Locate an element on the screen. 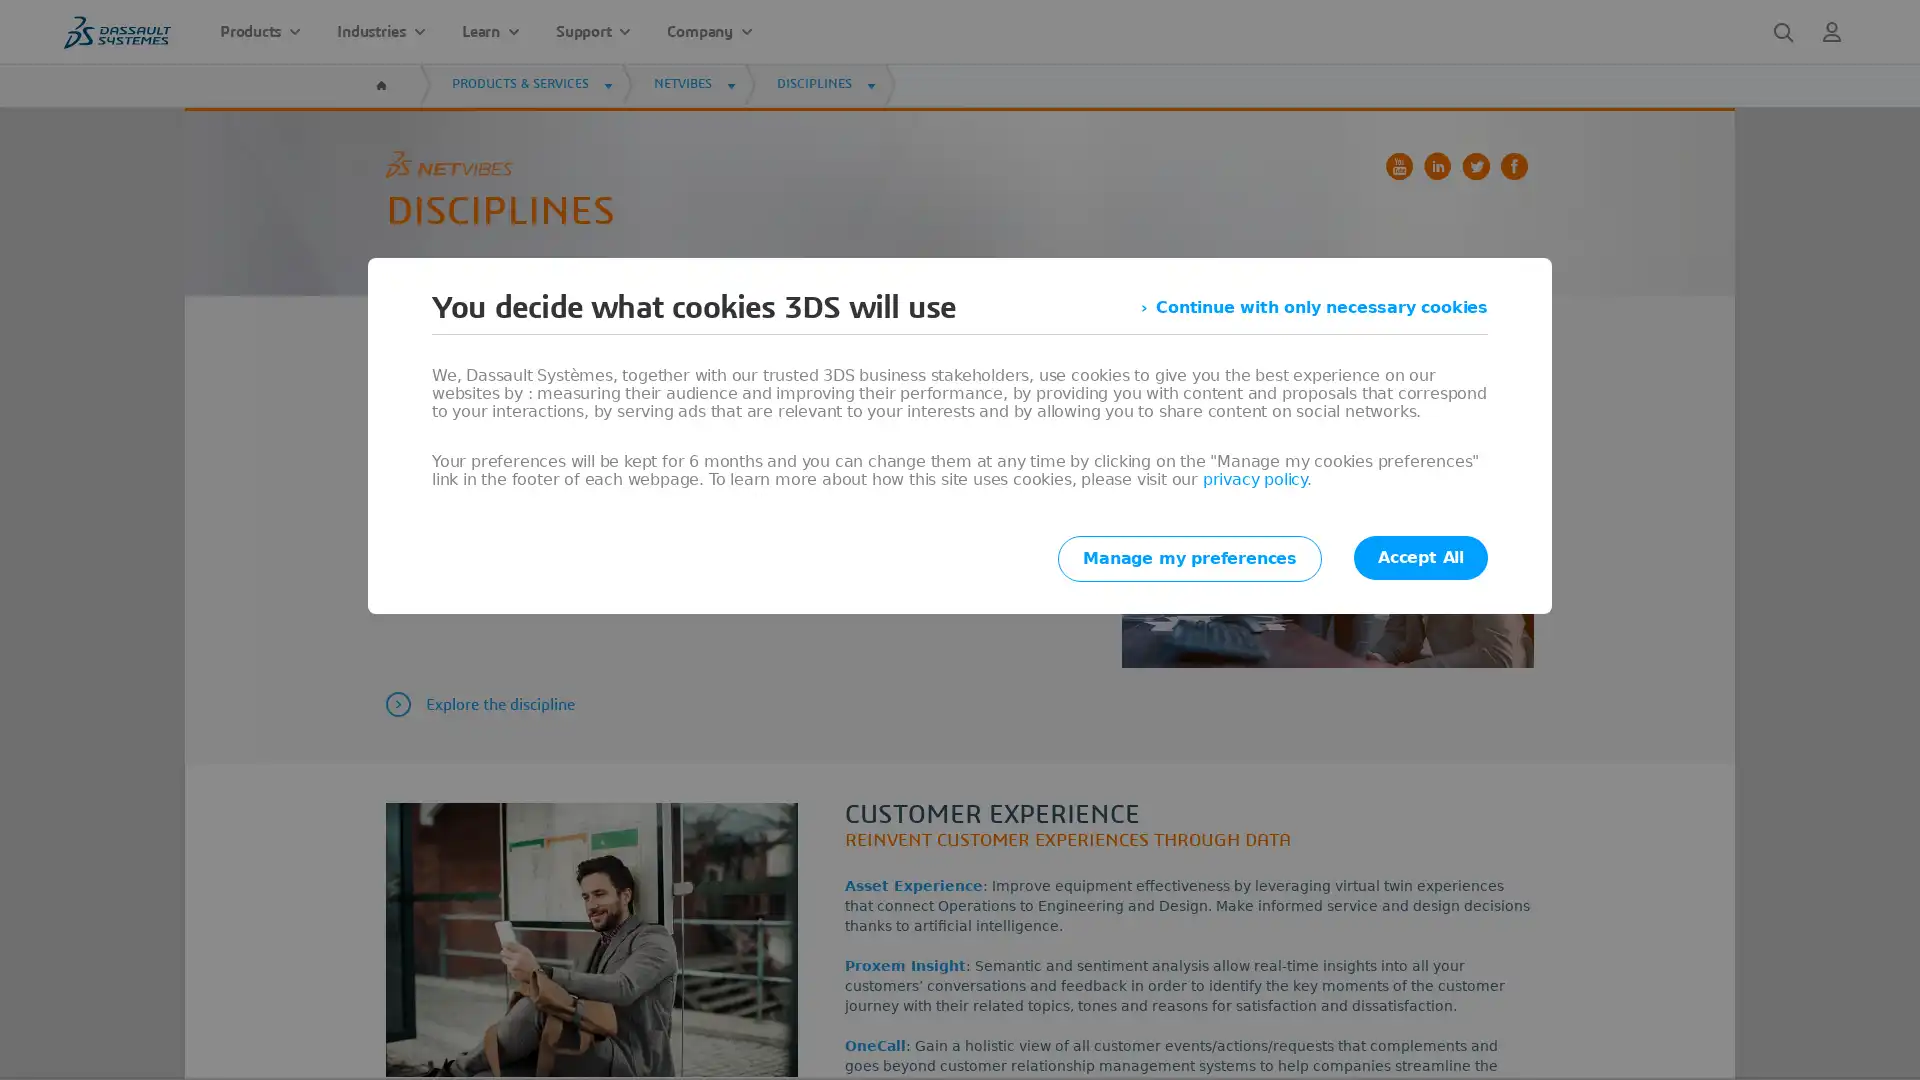 Image resolution: width=1920 pixels, height=1080 pixels. Global Search is located at coordinates (1784, 31).